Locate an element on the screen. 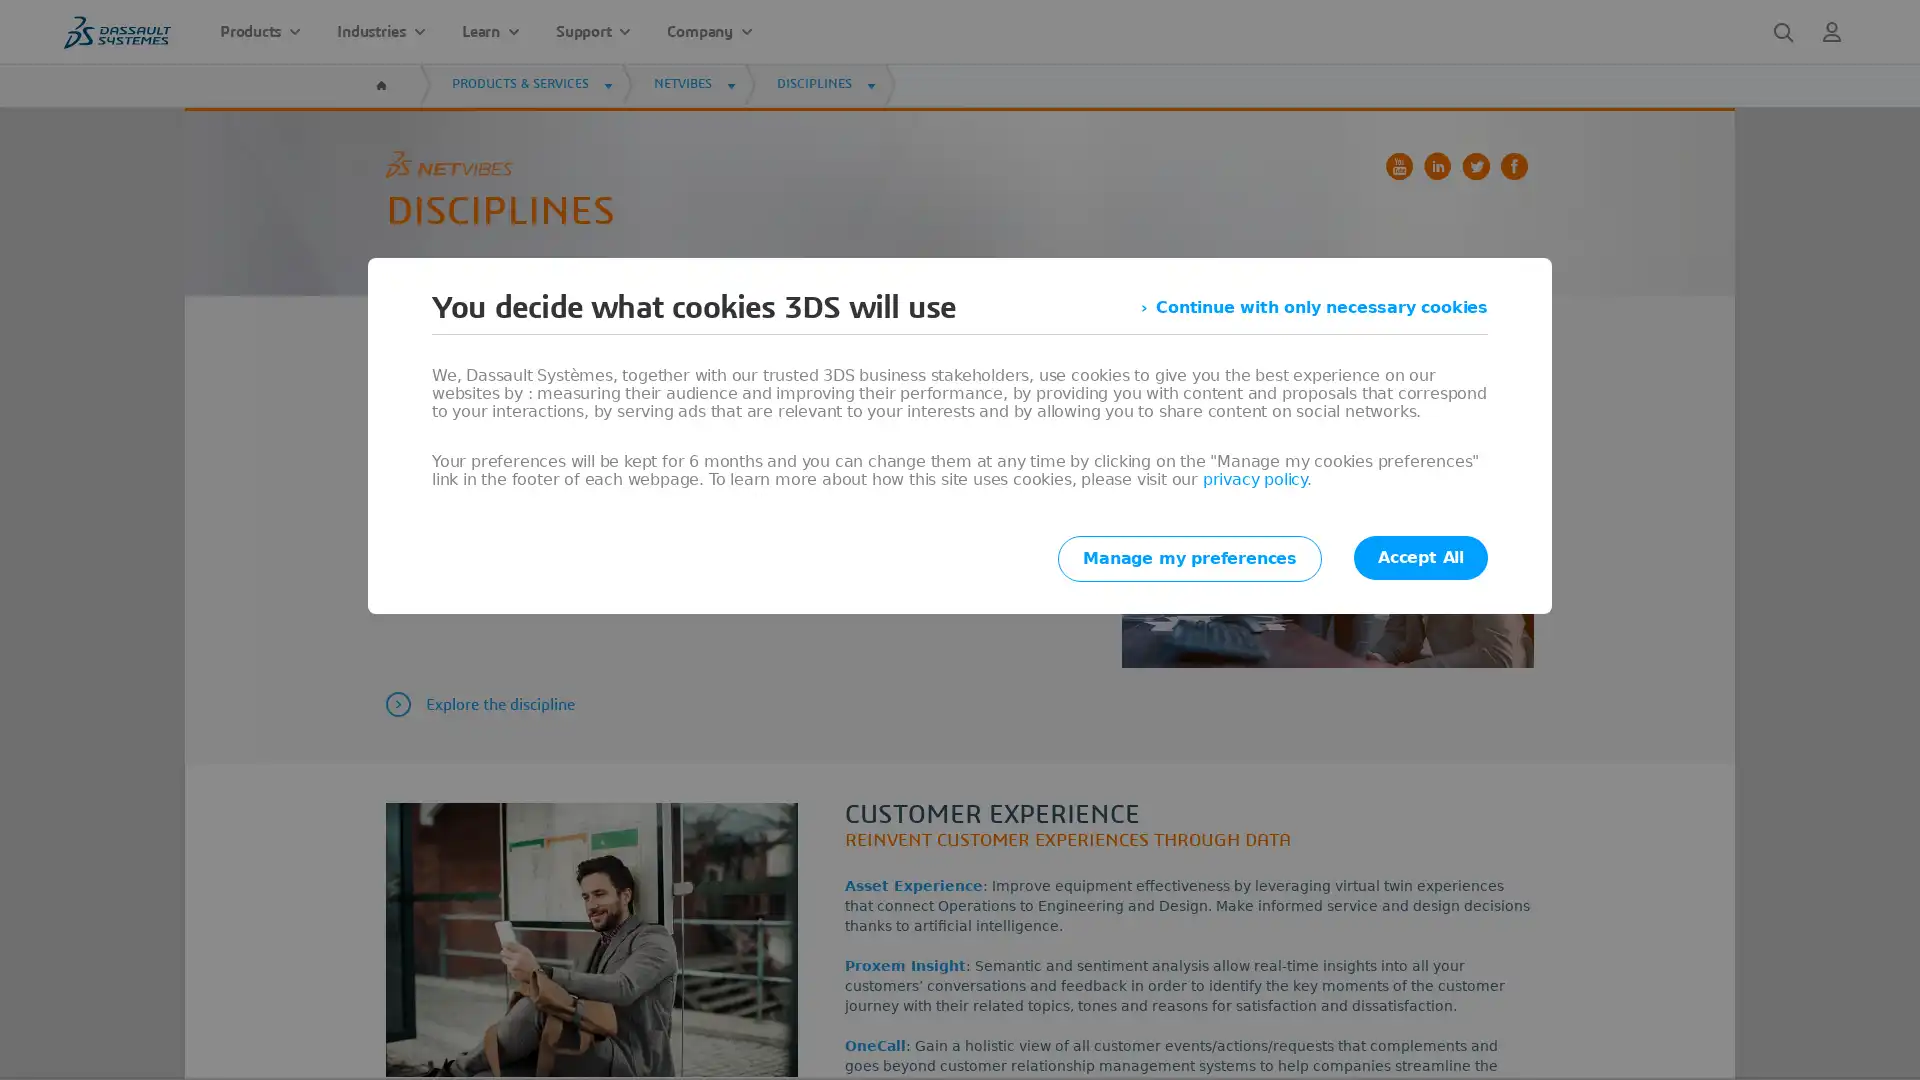 Image resolution: width=1920 pixels, height=1080 pixels. Global Search is located at coordinates (1784, 31).